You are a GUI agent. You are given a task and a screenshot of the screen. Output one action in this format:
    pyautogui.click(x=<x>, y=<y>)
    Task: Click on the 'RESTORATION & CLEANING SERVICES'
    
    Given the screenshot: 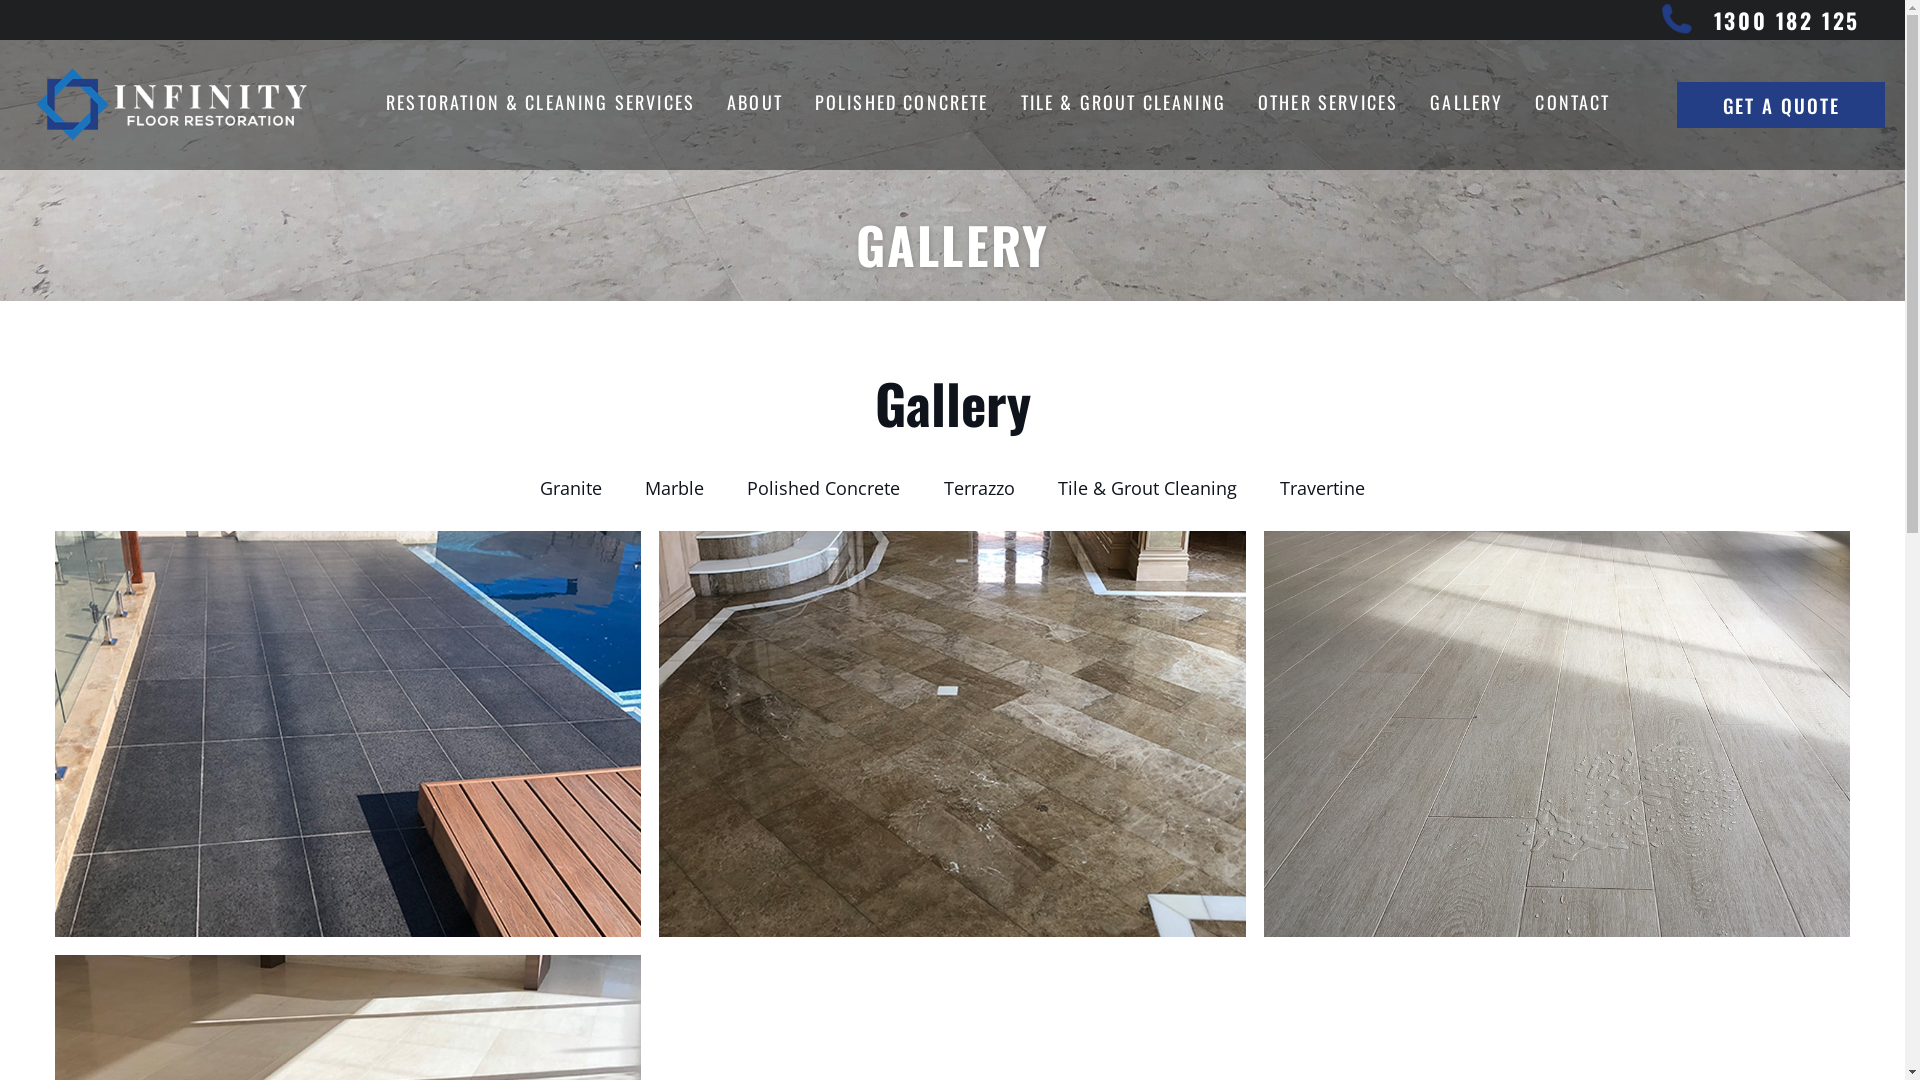 What is the action you would take?
    pyautogui.click(x=540, y=104)
    